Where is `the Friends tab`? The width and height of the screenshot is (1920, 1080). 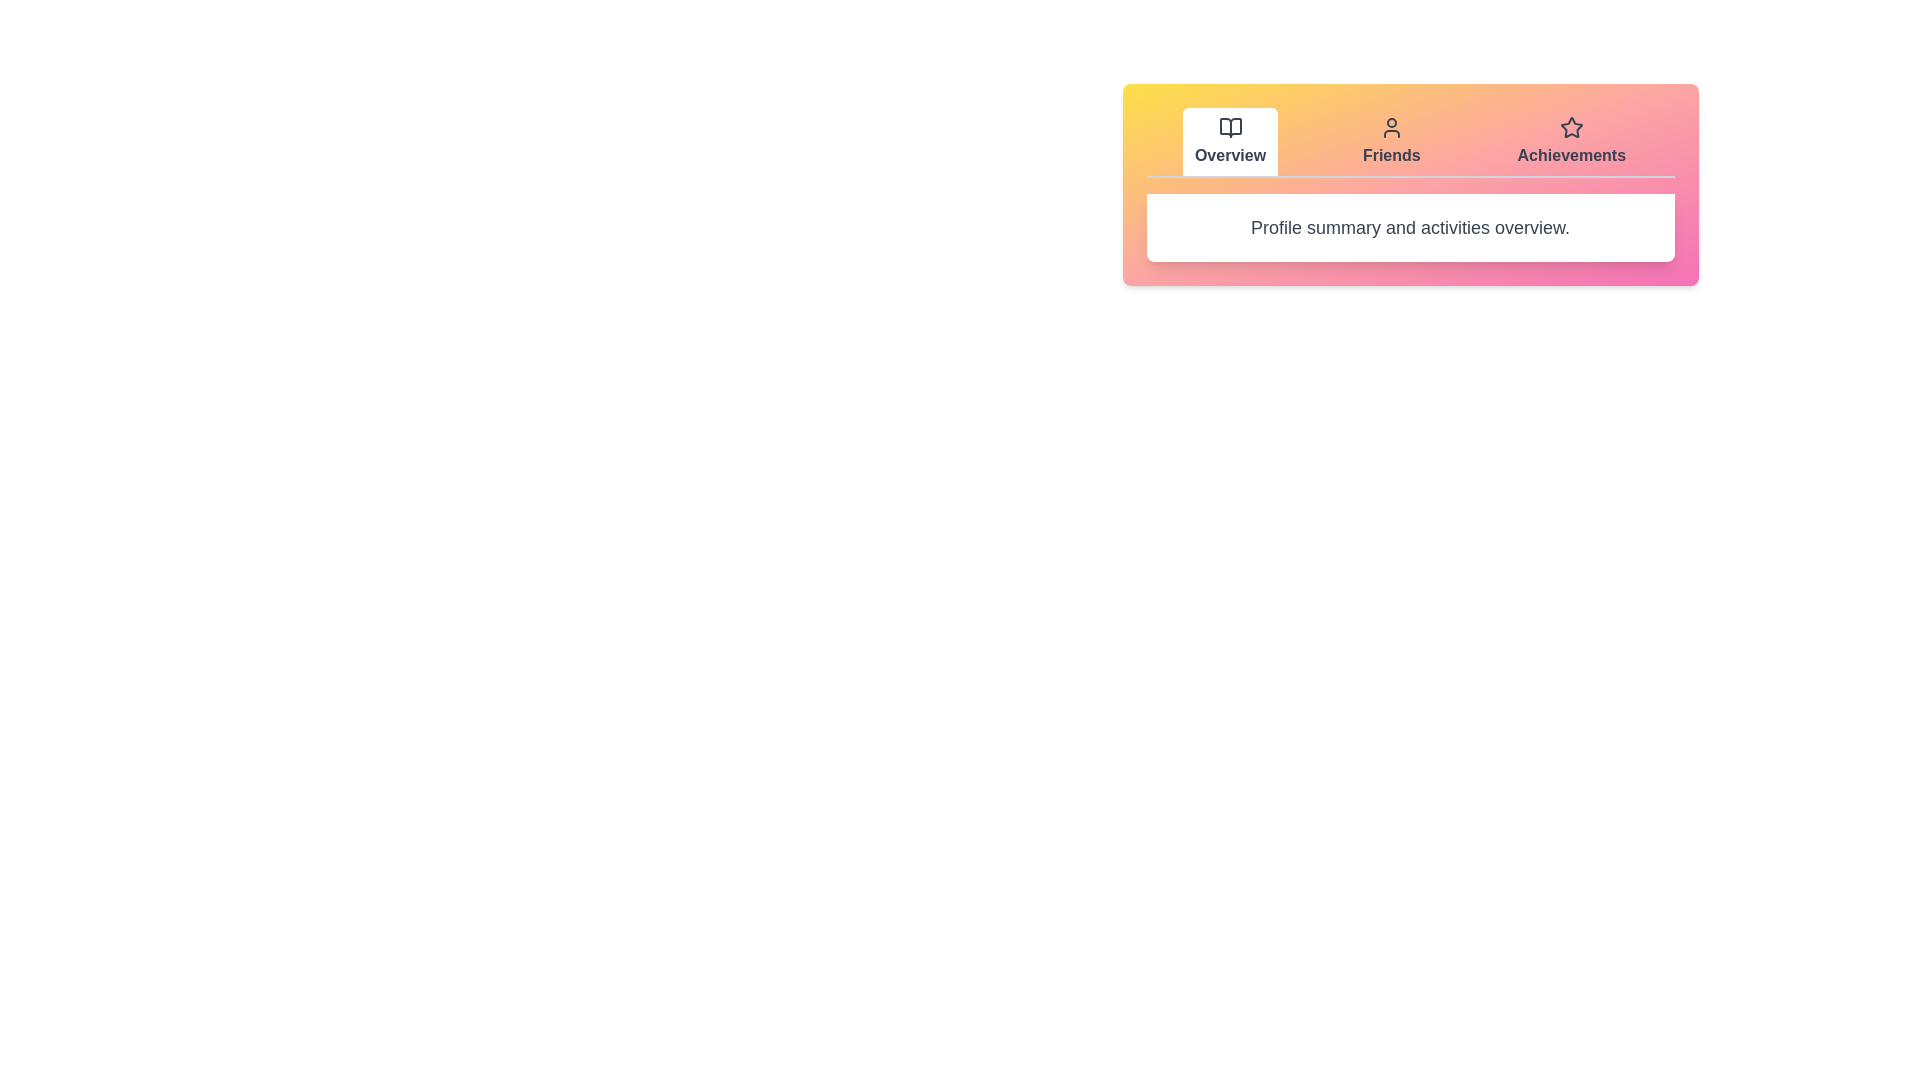
the Friends tab is located at coordinates (1390, 141).